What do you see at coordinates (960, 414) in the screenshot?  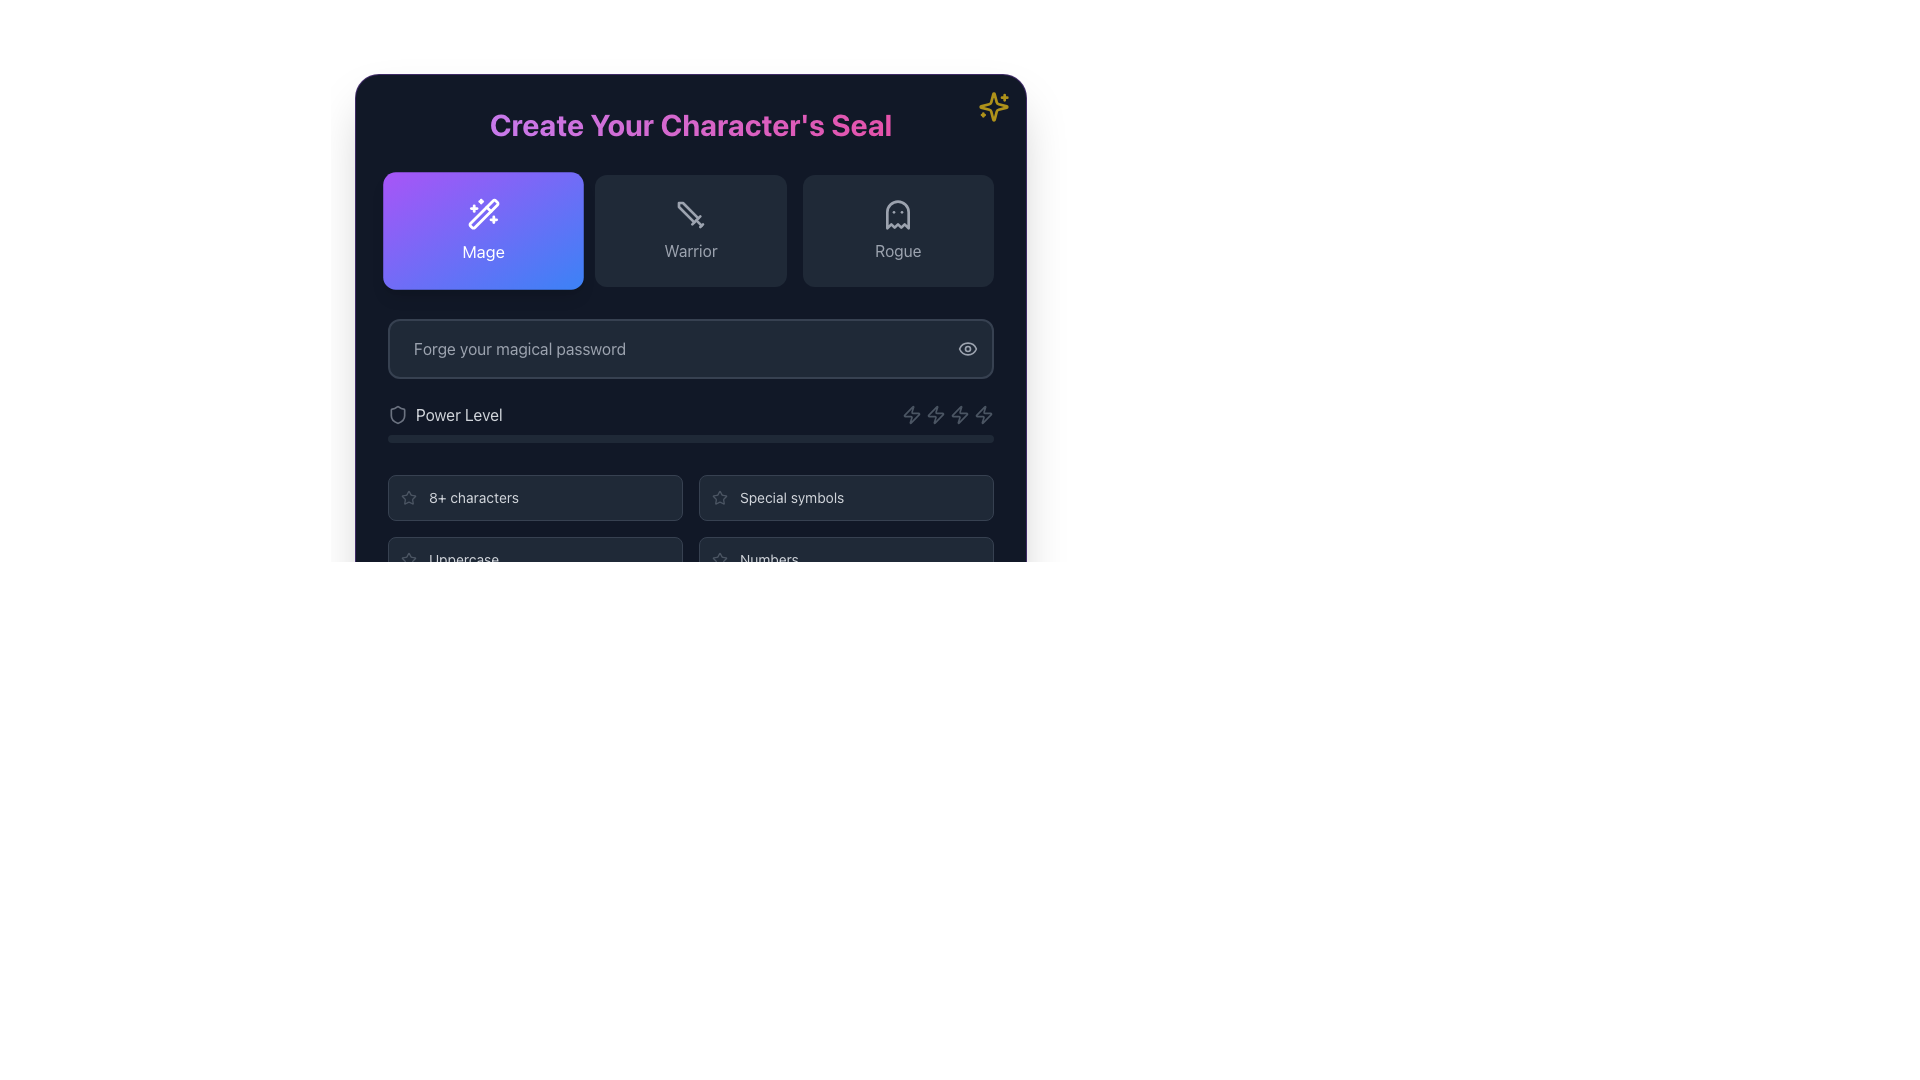 I see `the power/action icon located in the bottom-right area of the user interface, which is the last icon in a horizontal group of several similar icons` at bounding box center [960, 414].